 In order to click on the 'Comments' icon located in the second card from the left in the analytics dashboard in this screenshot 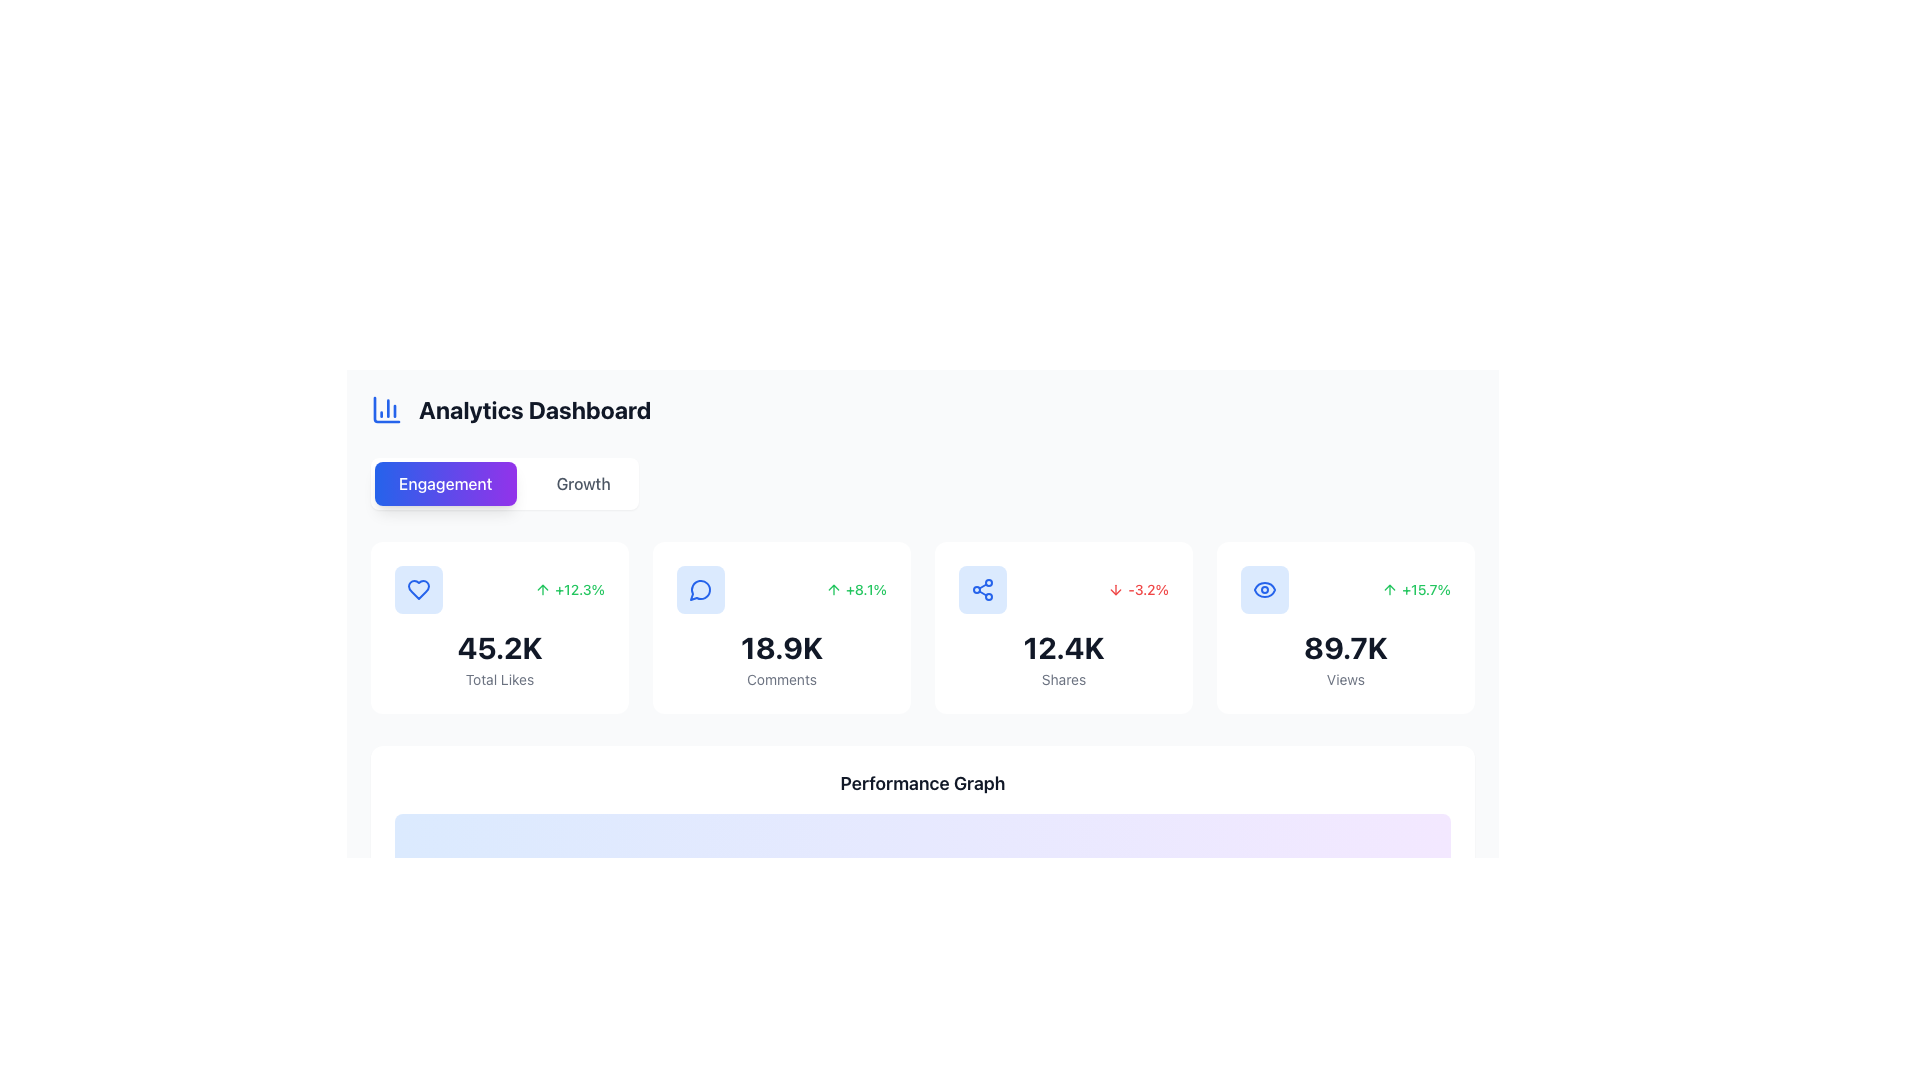, I will do `click(700, 589)`.